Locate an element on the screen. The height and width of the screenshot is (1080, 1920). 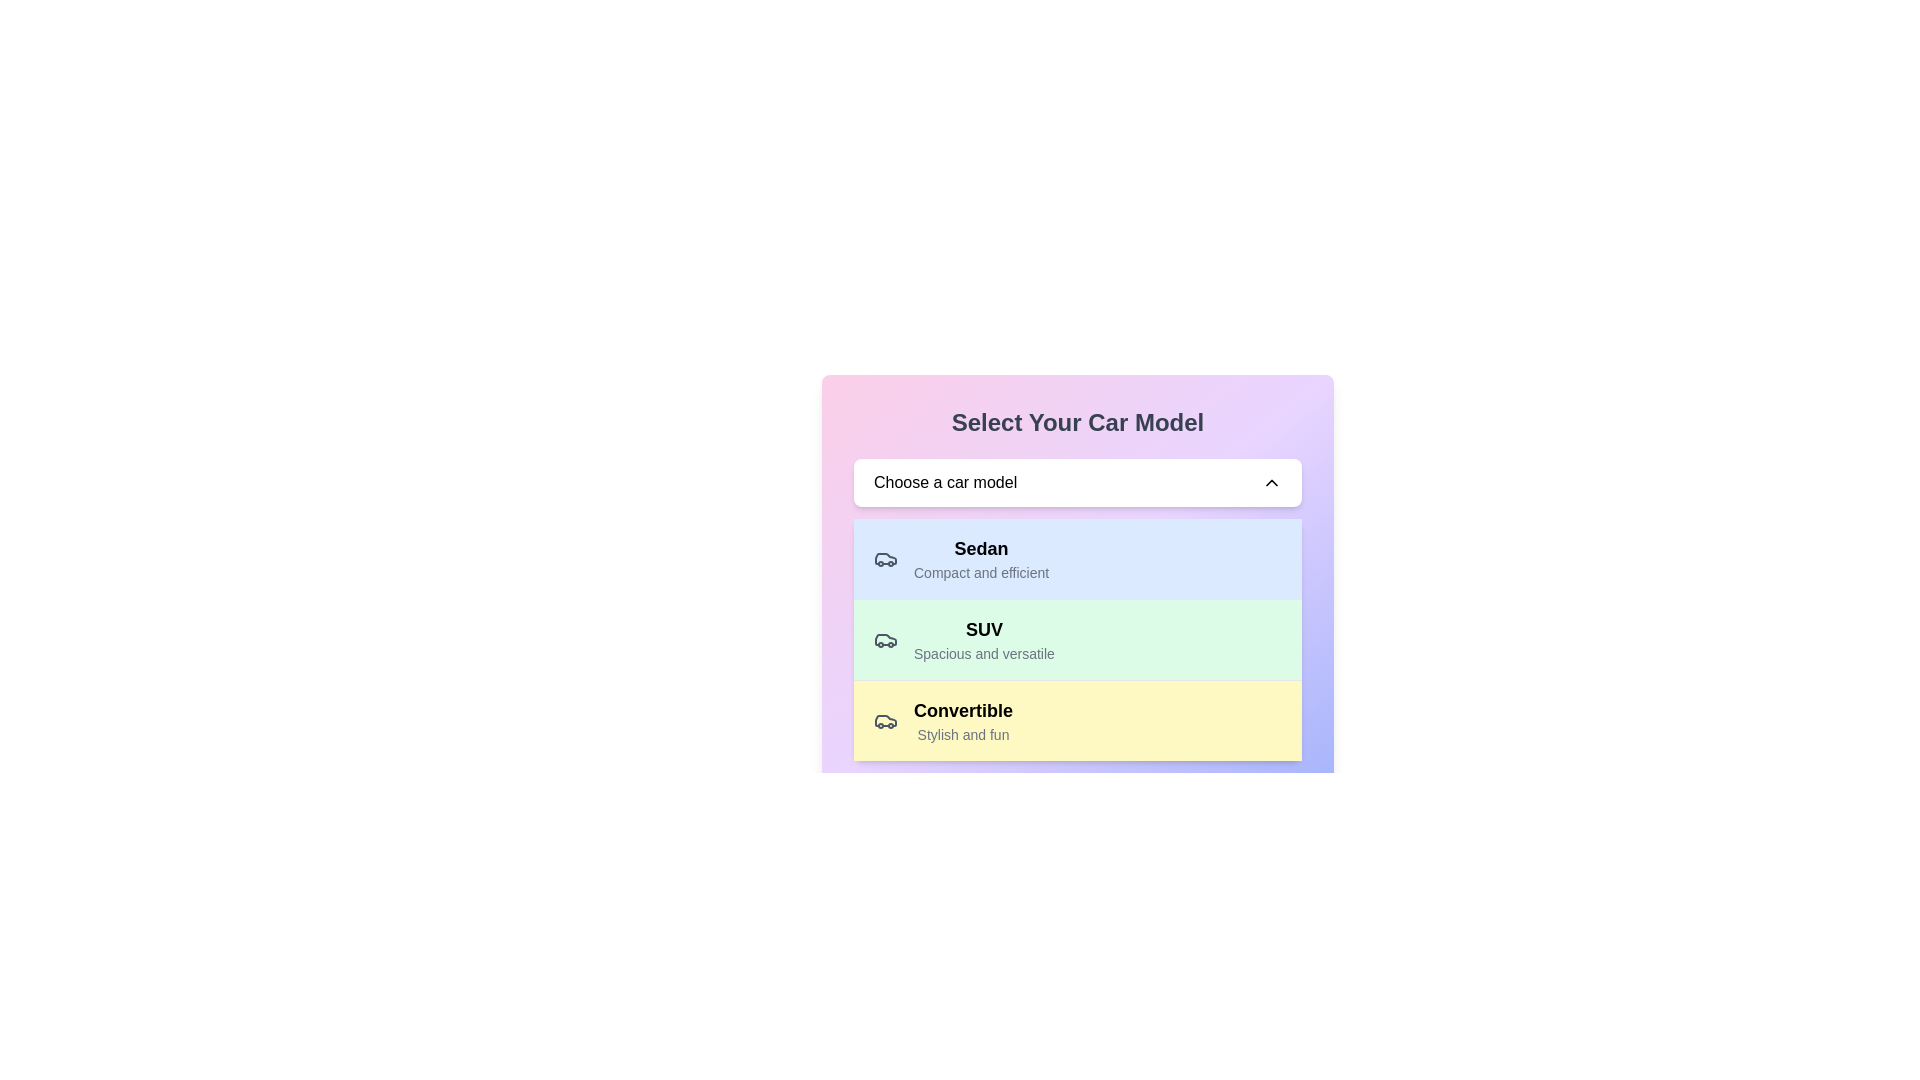
the icon associated with the 'SUV' menu option to assist in user navigation is located at coordinates (885, 559).